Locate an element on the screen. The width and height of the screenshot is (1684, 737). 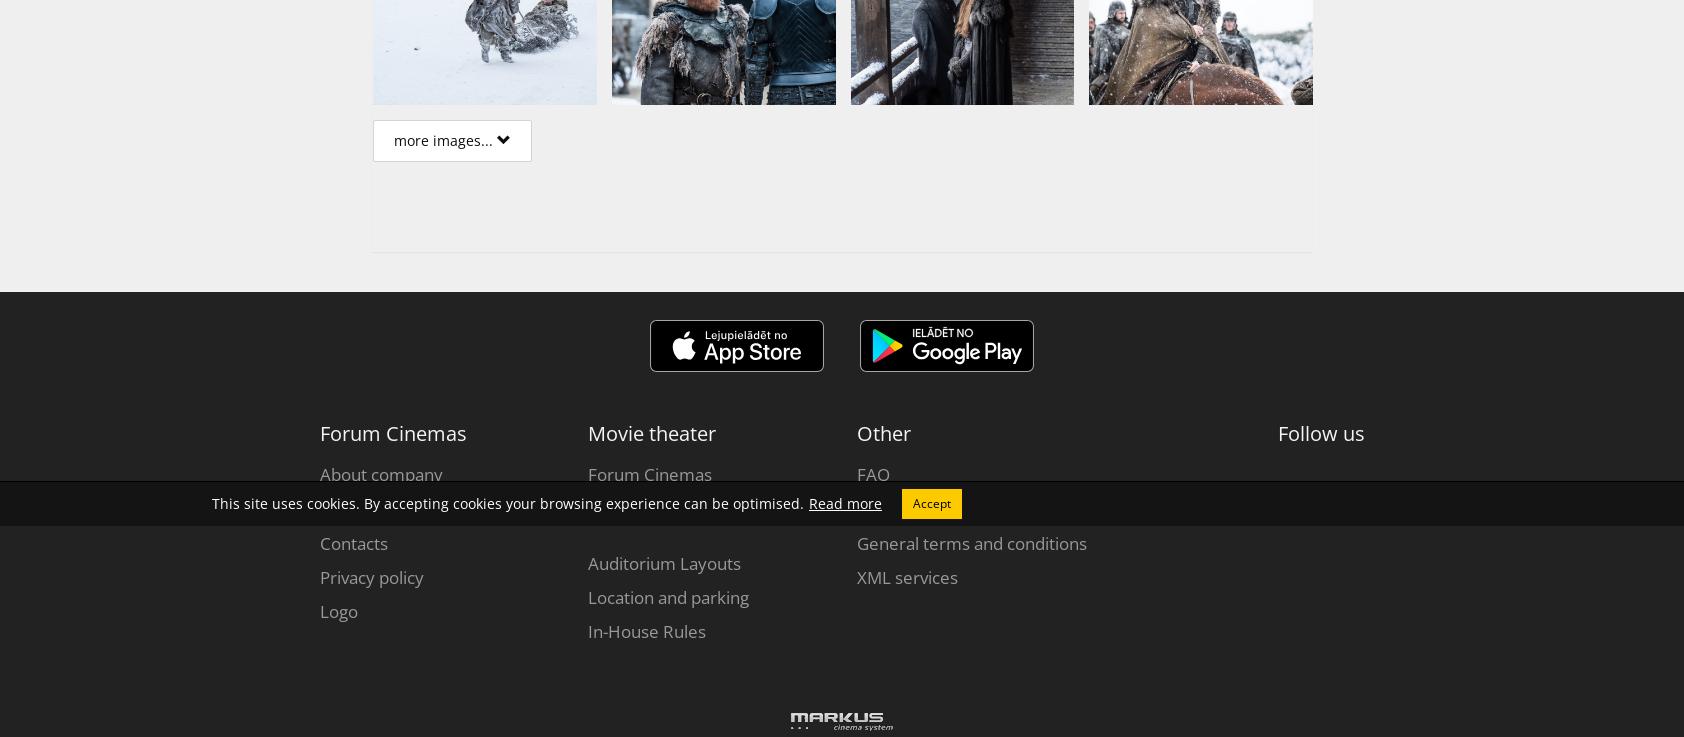
'Privacy policy' is located at coordinates (370, 575).